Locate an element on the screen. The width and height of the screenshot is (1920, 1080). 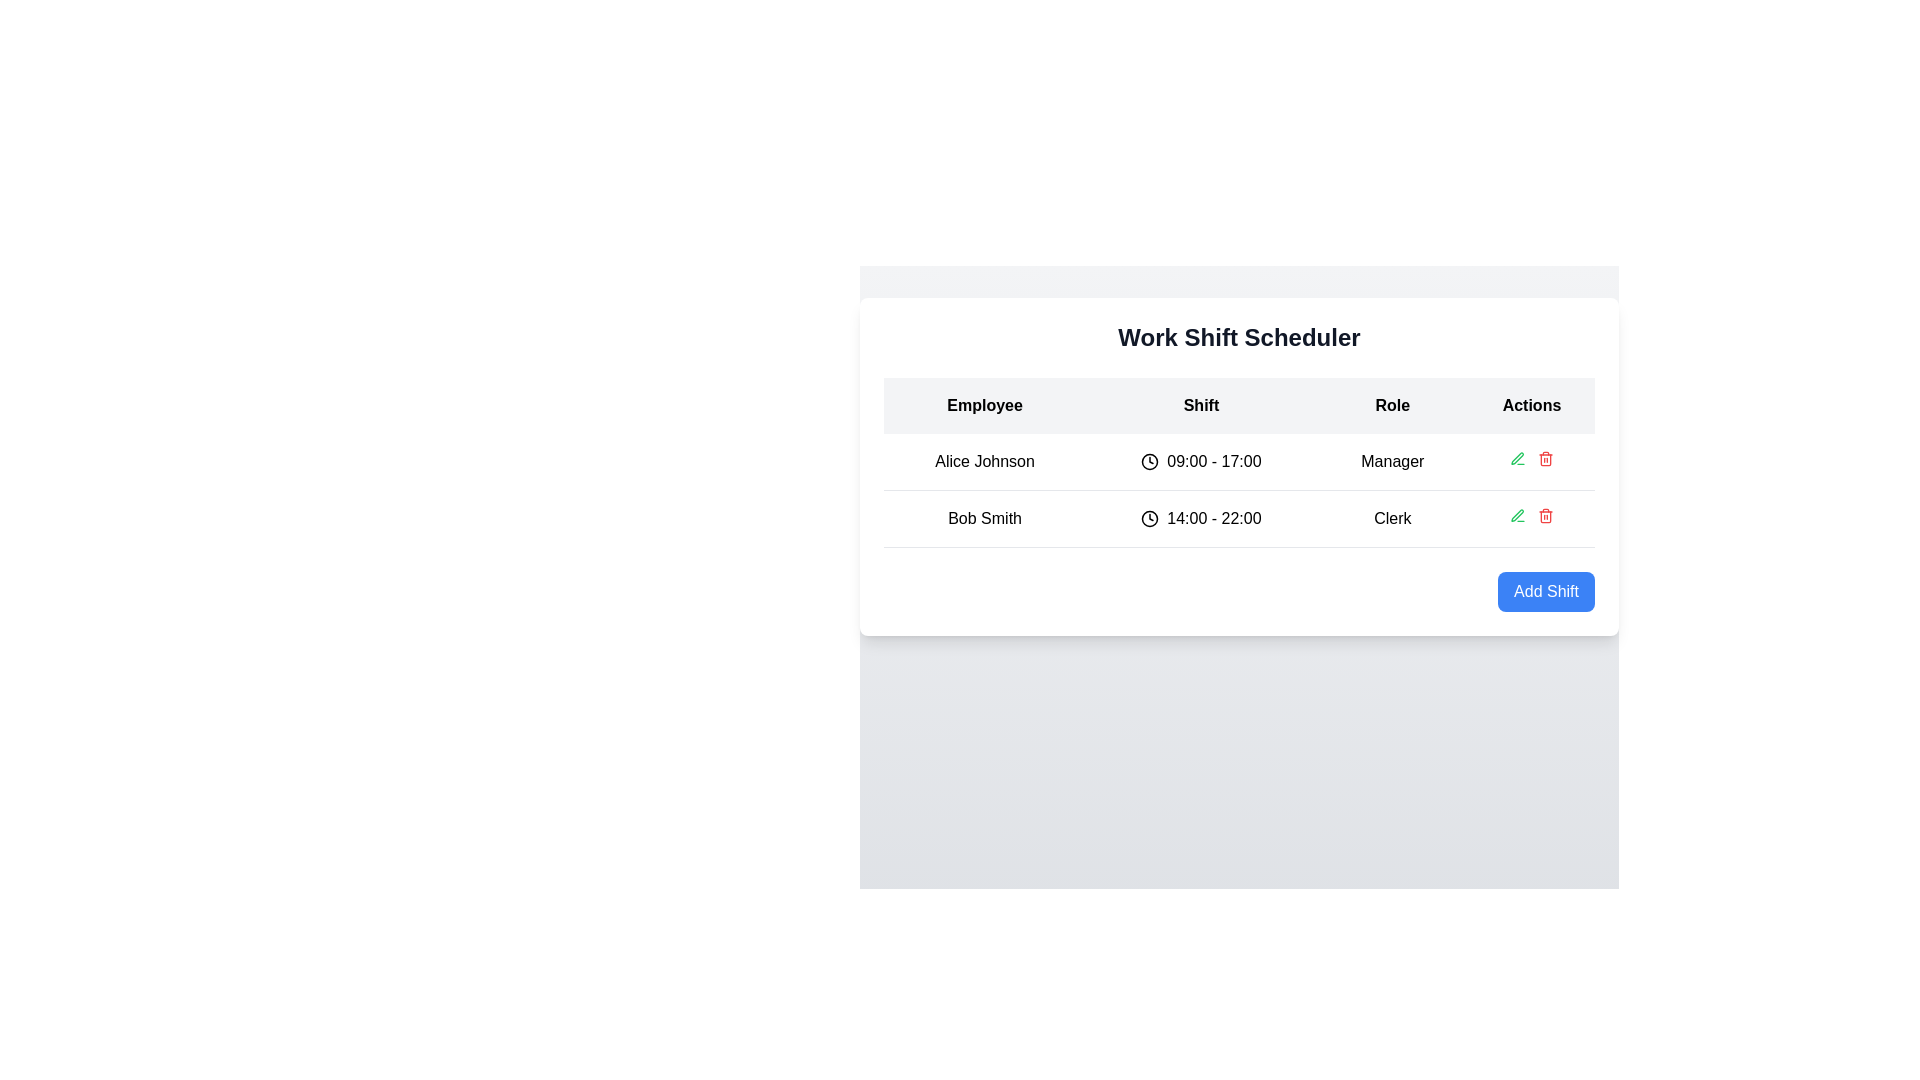
the display text showing working hours (09:00 - 17:00) for employee Alice Johnson, located in the second column of the first row of the table beneath the heading 'Shift' is located at coordinates (1213, 462).